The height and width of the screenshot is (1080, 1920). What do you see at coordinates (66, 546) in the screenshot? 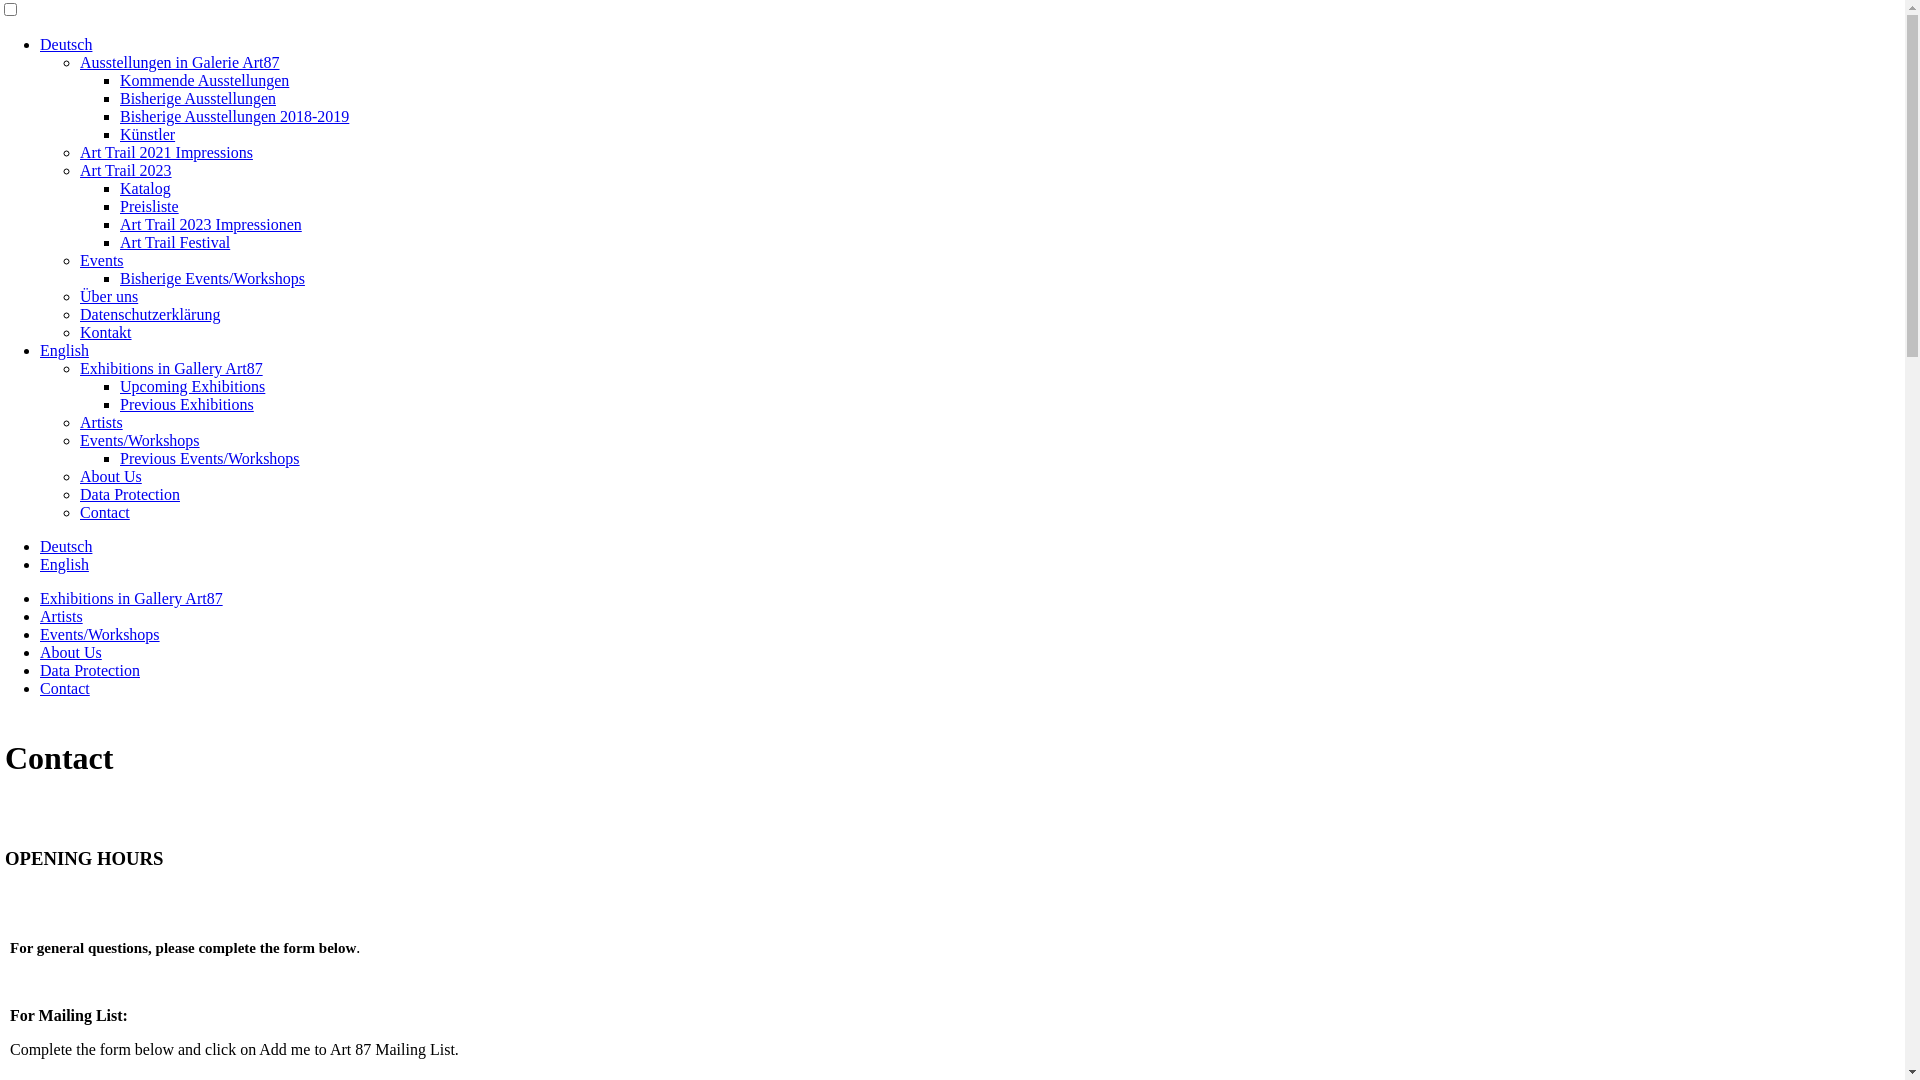
I see `'Deutsch'` at bounding box center [66, 546].